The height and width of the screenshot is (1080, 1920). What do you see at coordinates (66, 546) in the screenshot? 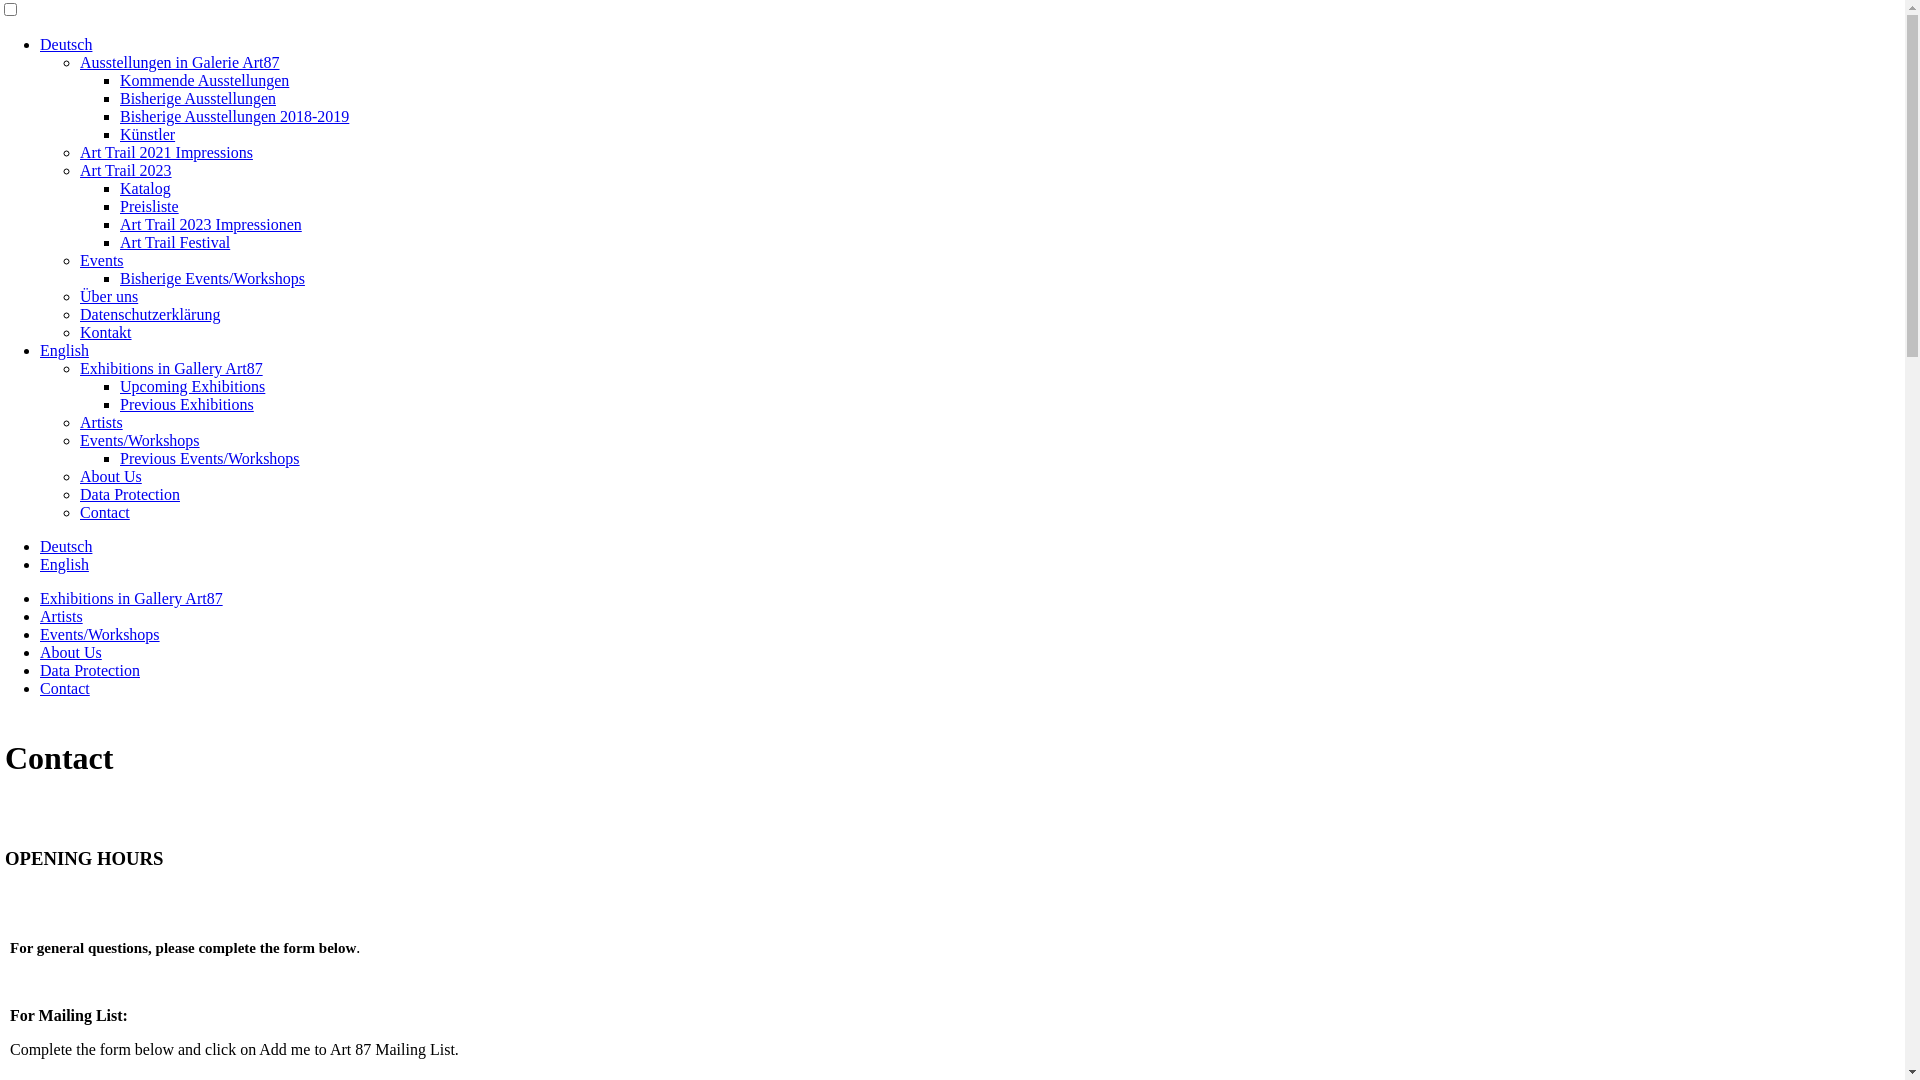
I see `'Deutsch'` at bounding box center [66, 546].